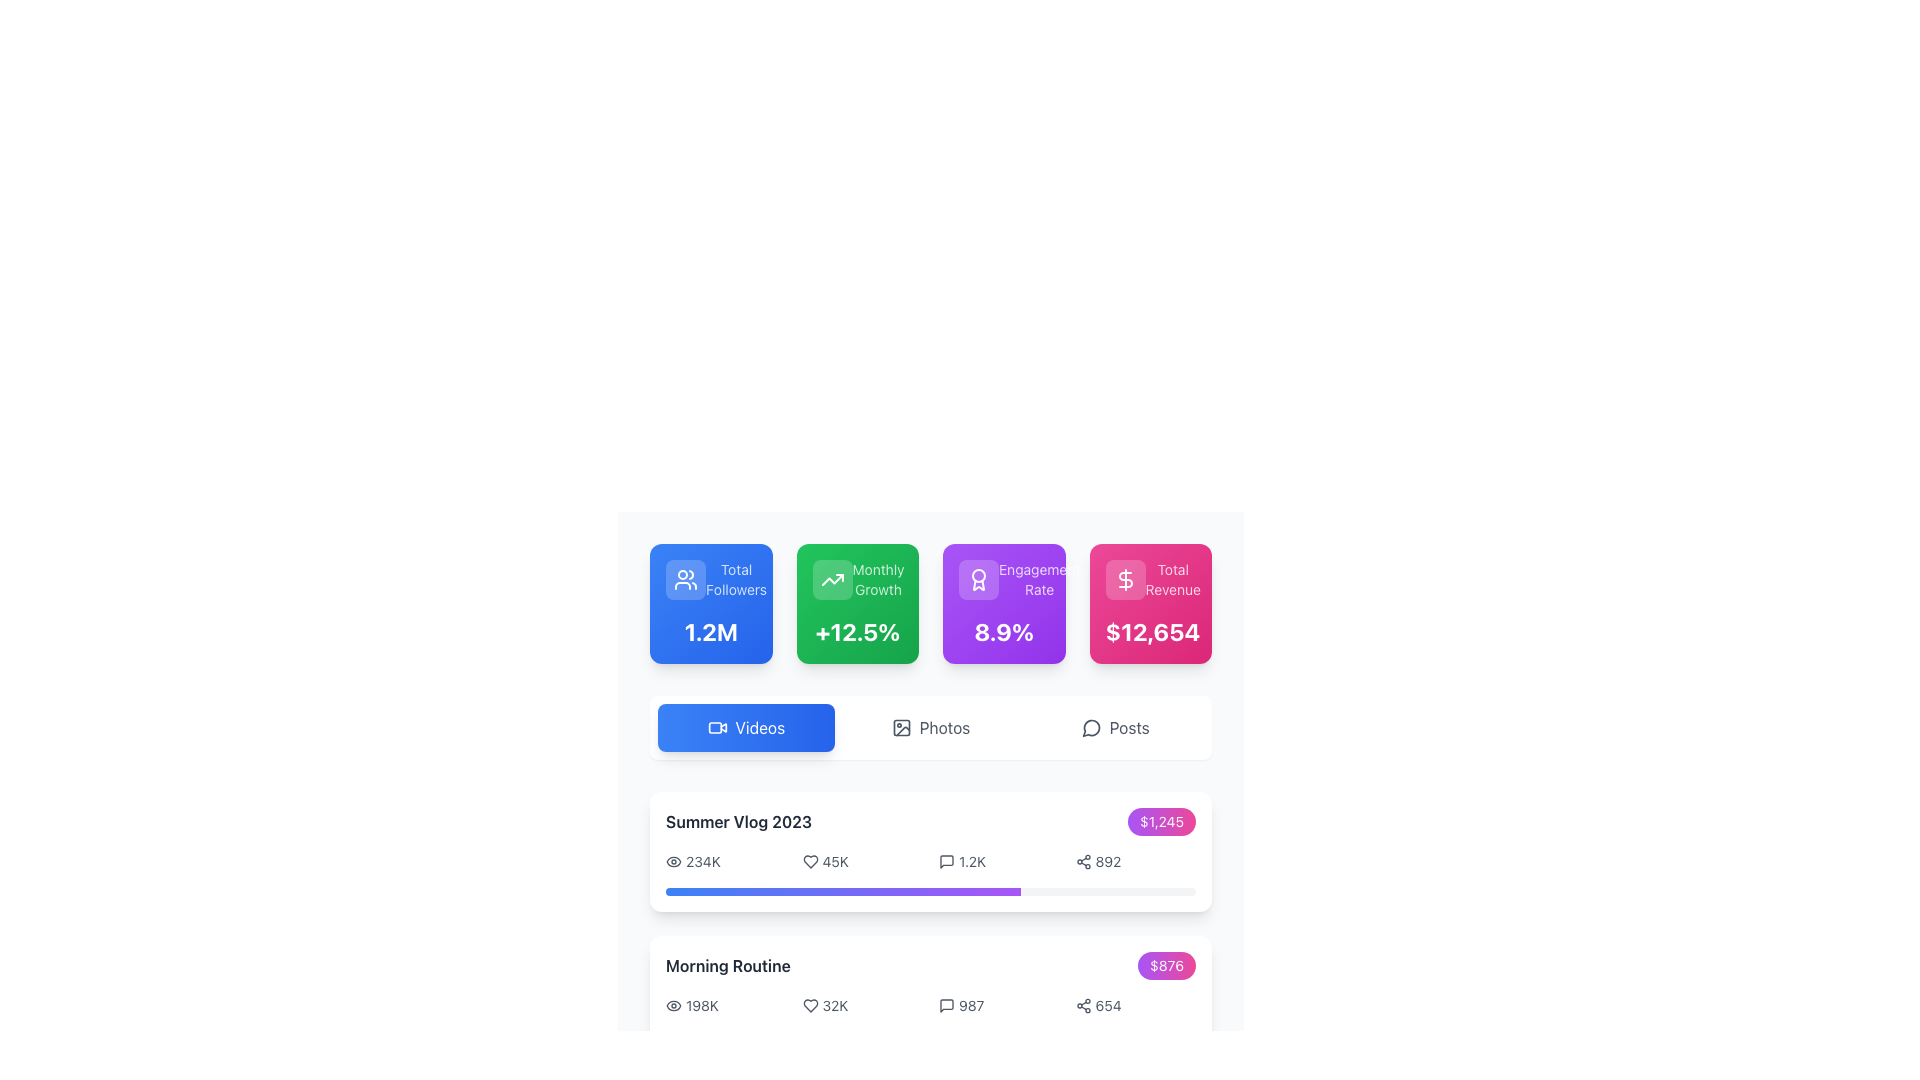  What do you see at coordinates (715, 728) in the screenshot?
I see `the blue rounded rectangle icon graphic that is centrally positioned` at bounding box center [715, 728].